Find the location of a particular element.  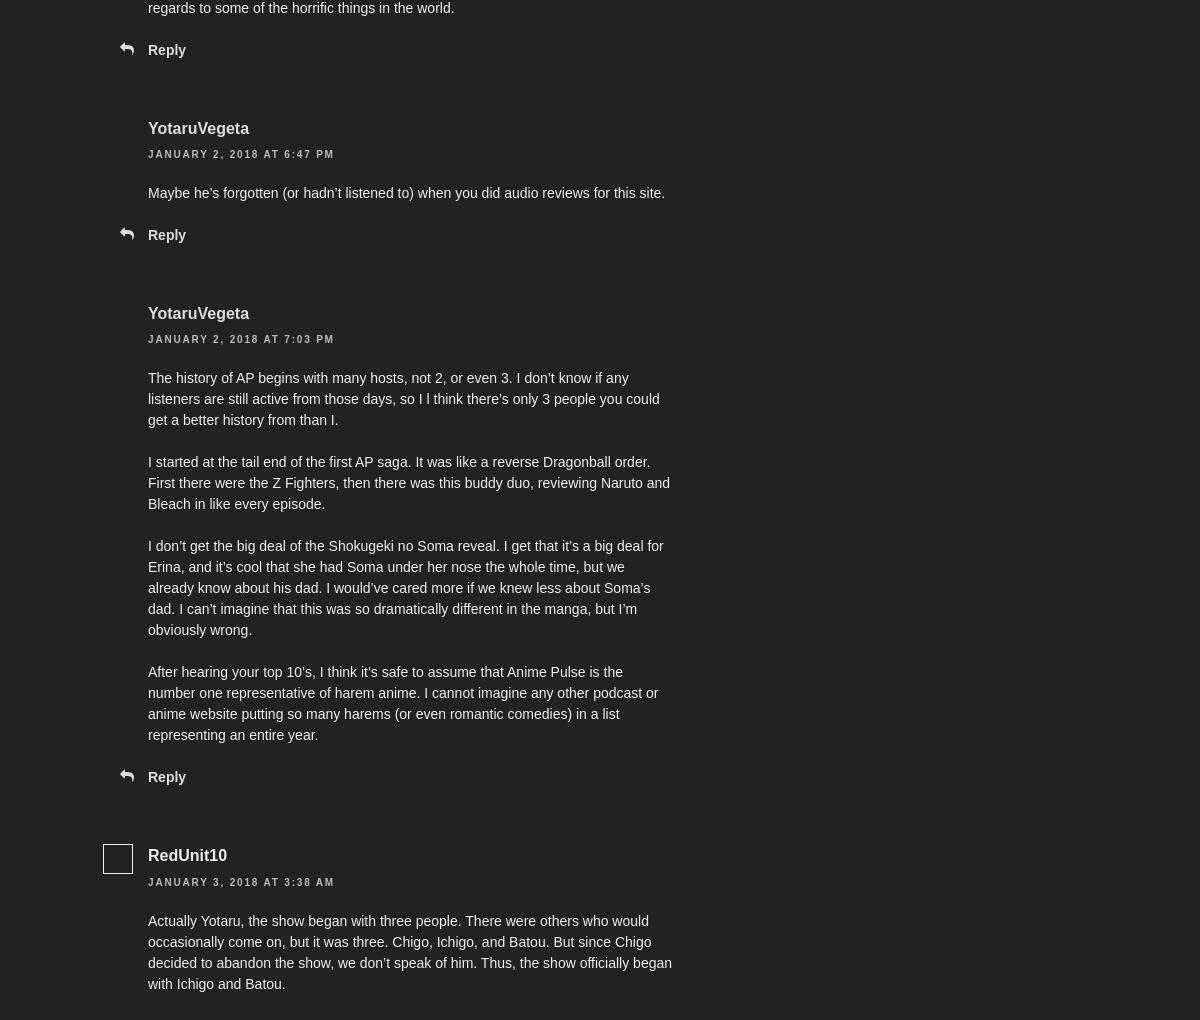

'January 3, 2018 at 3:38 am' is located at coordinates (239, 880).